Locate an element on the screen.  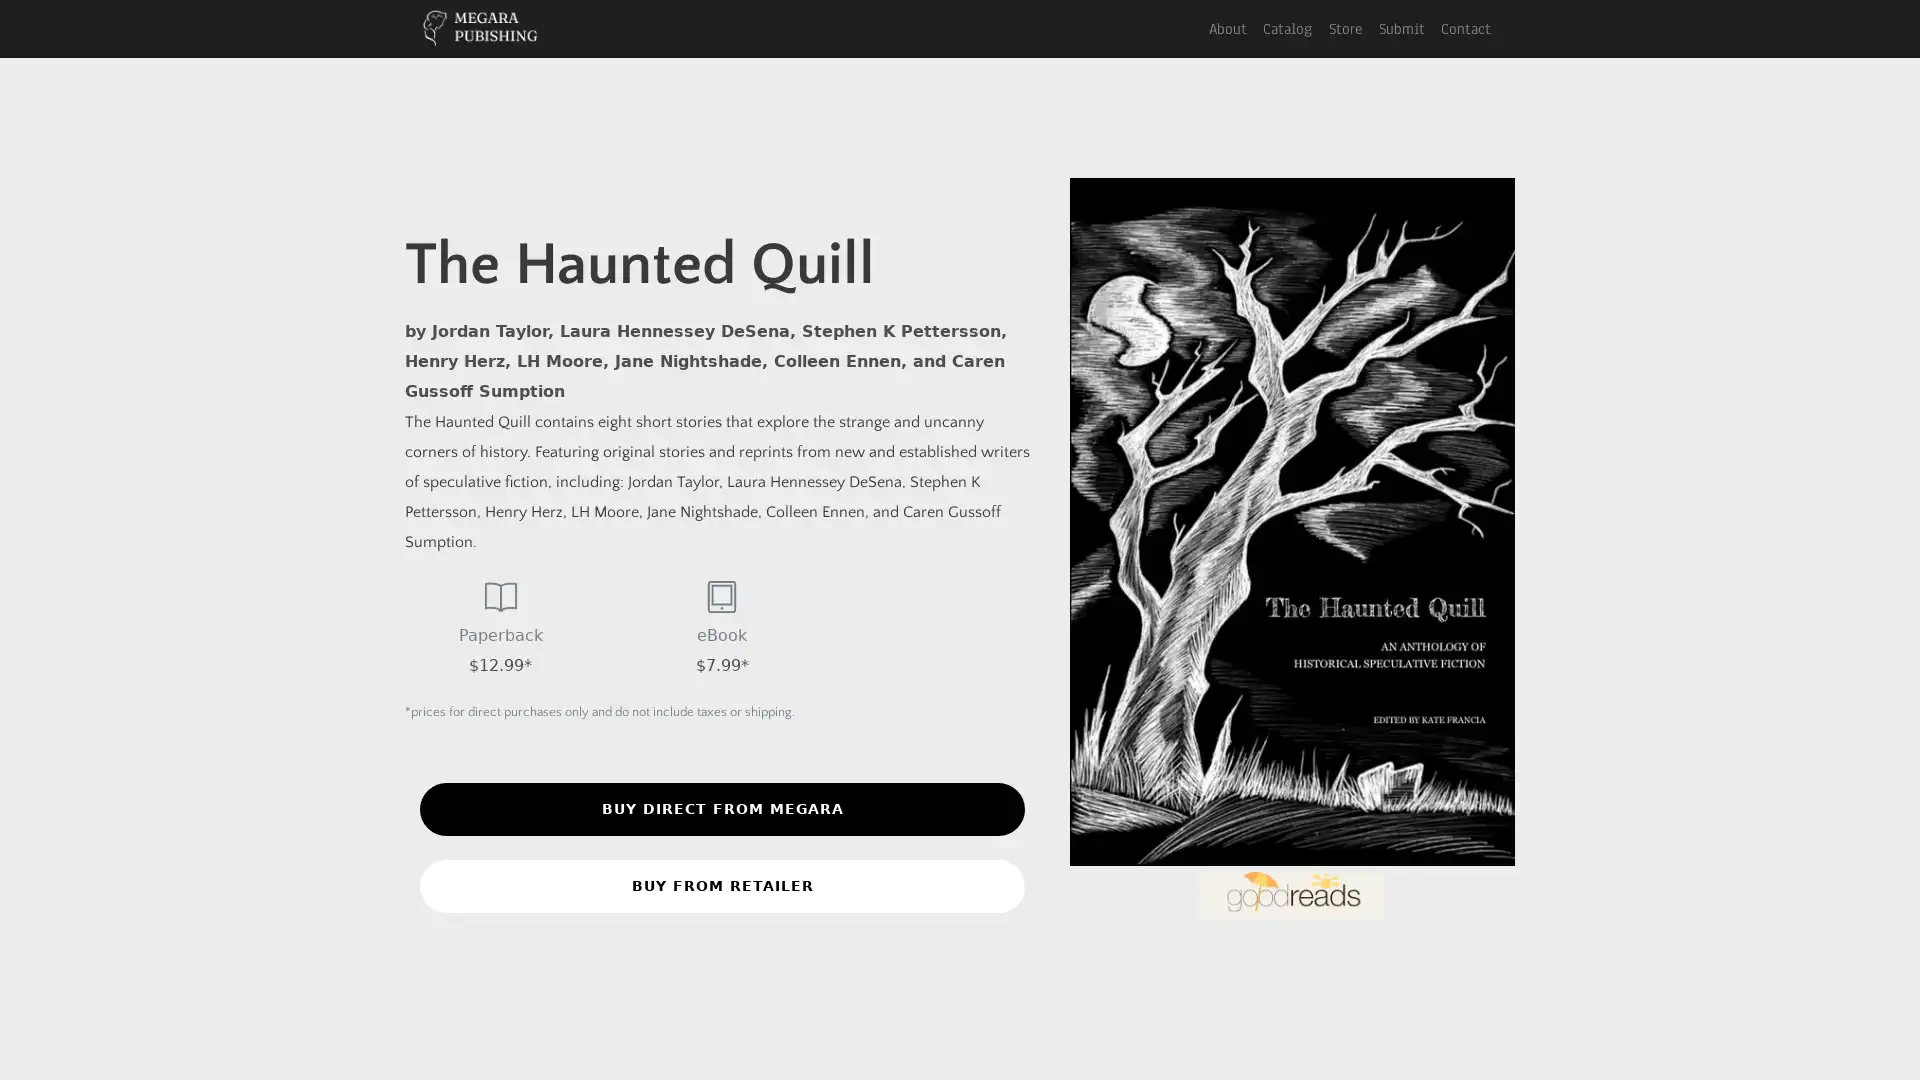
BUY FROM RETAILER is located at coordinates (721, 885).